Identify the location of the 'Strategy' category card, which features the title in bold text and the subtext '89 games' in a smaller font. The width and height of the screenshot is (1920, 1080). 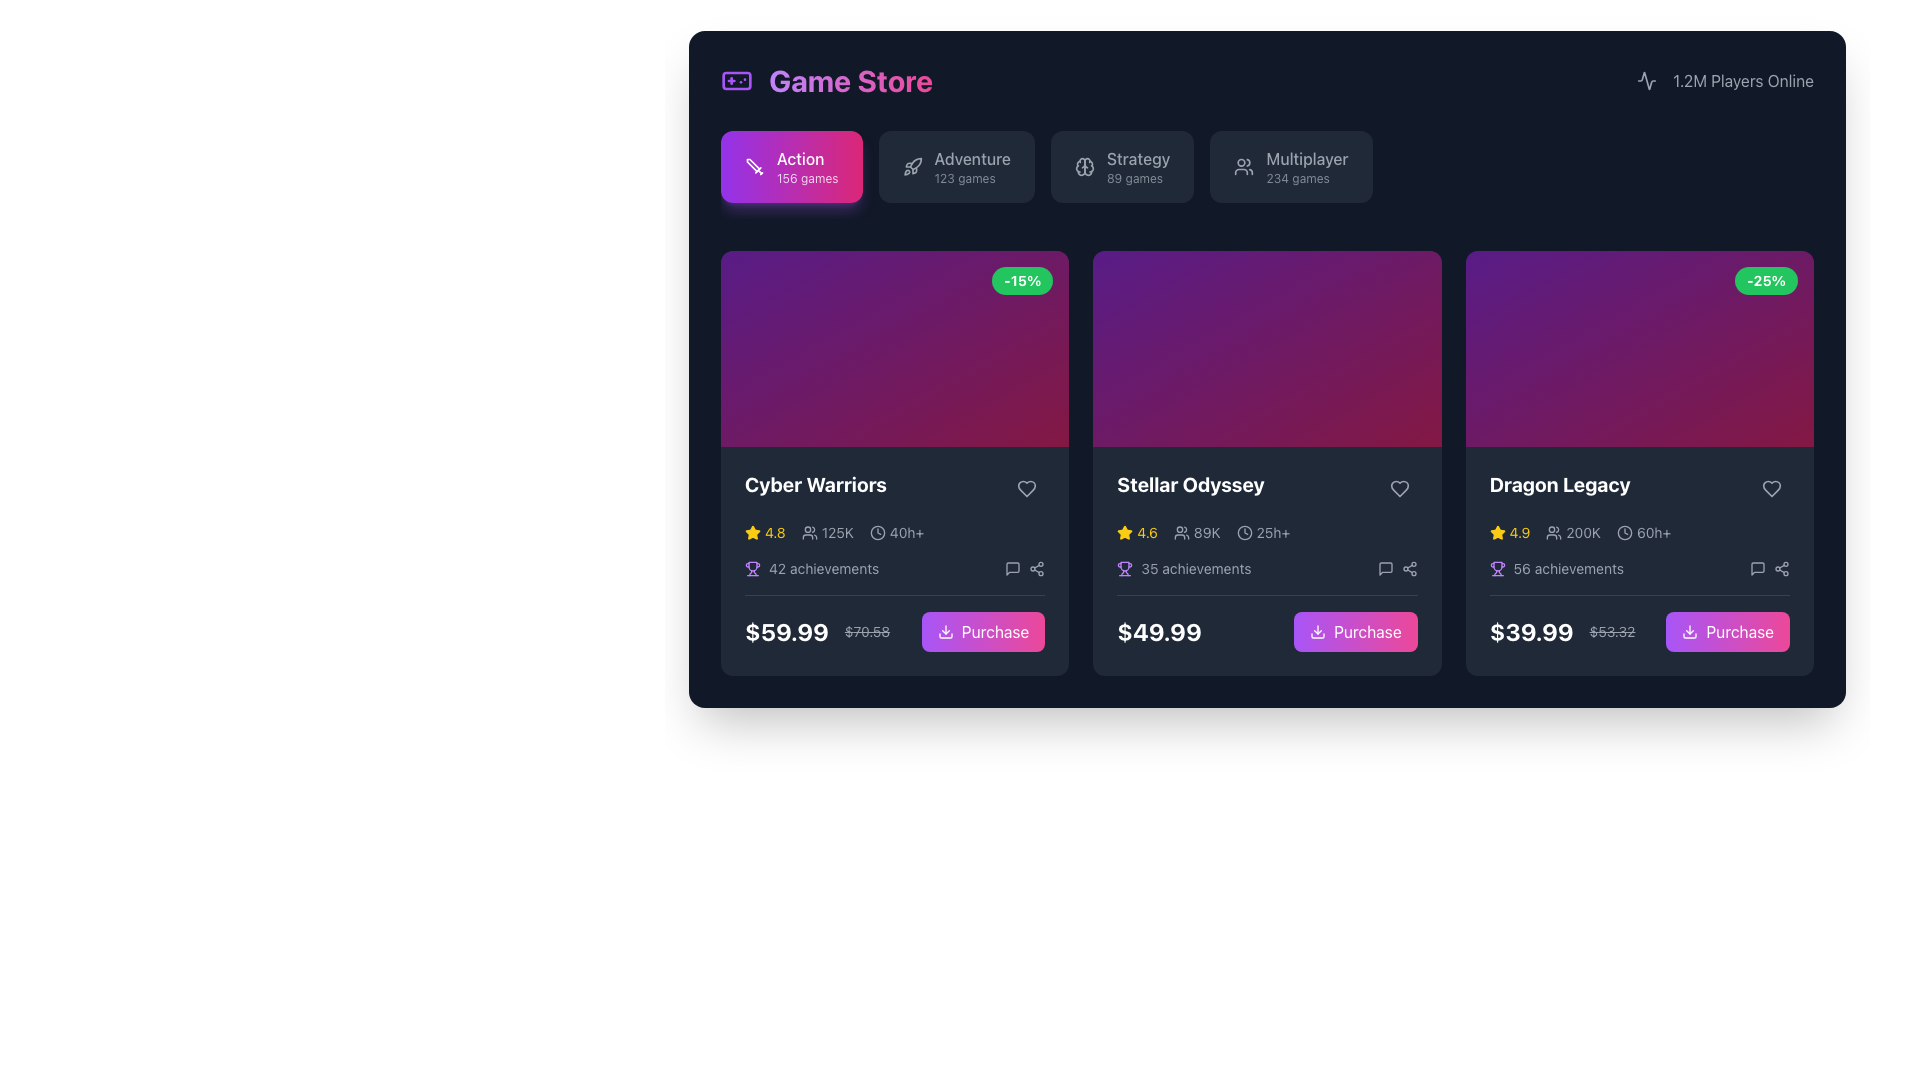
(1137, 165).